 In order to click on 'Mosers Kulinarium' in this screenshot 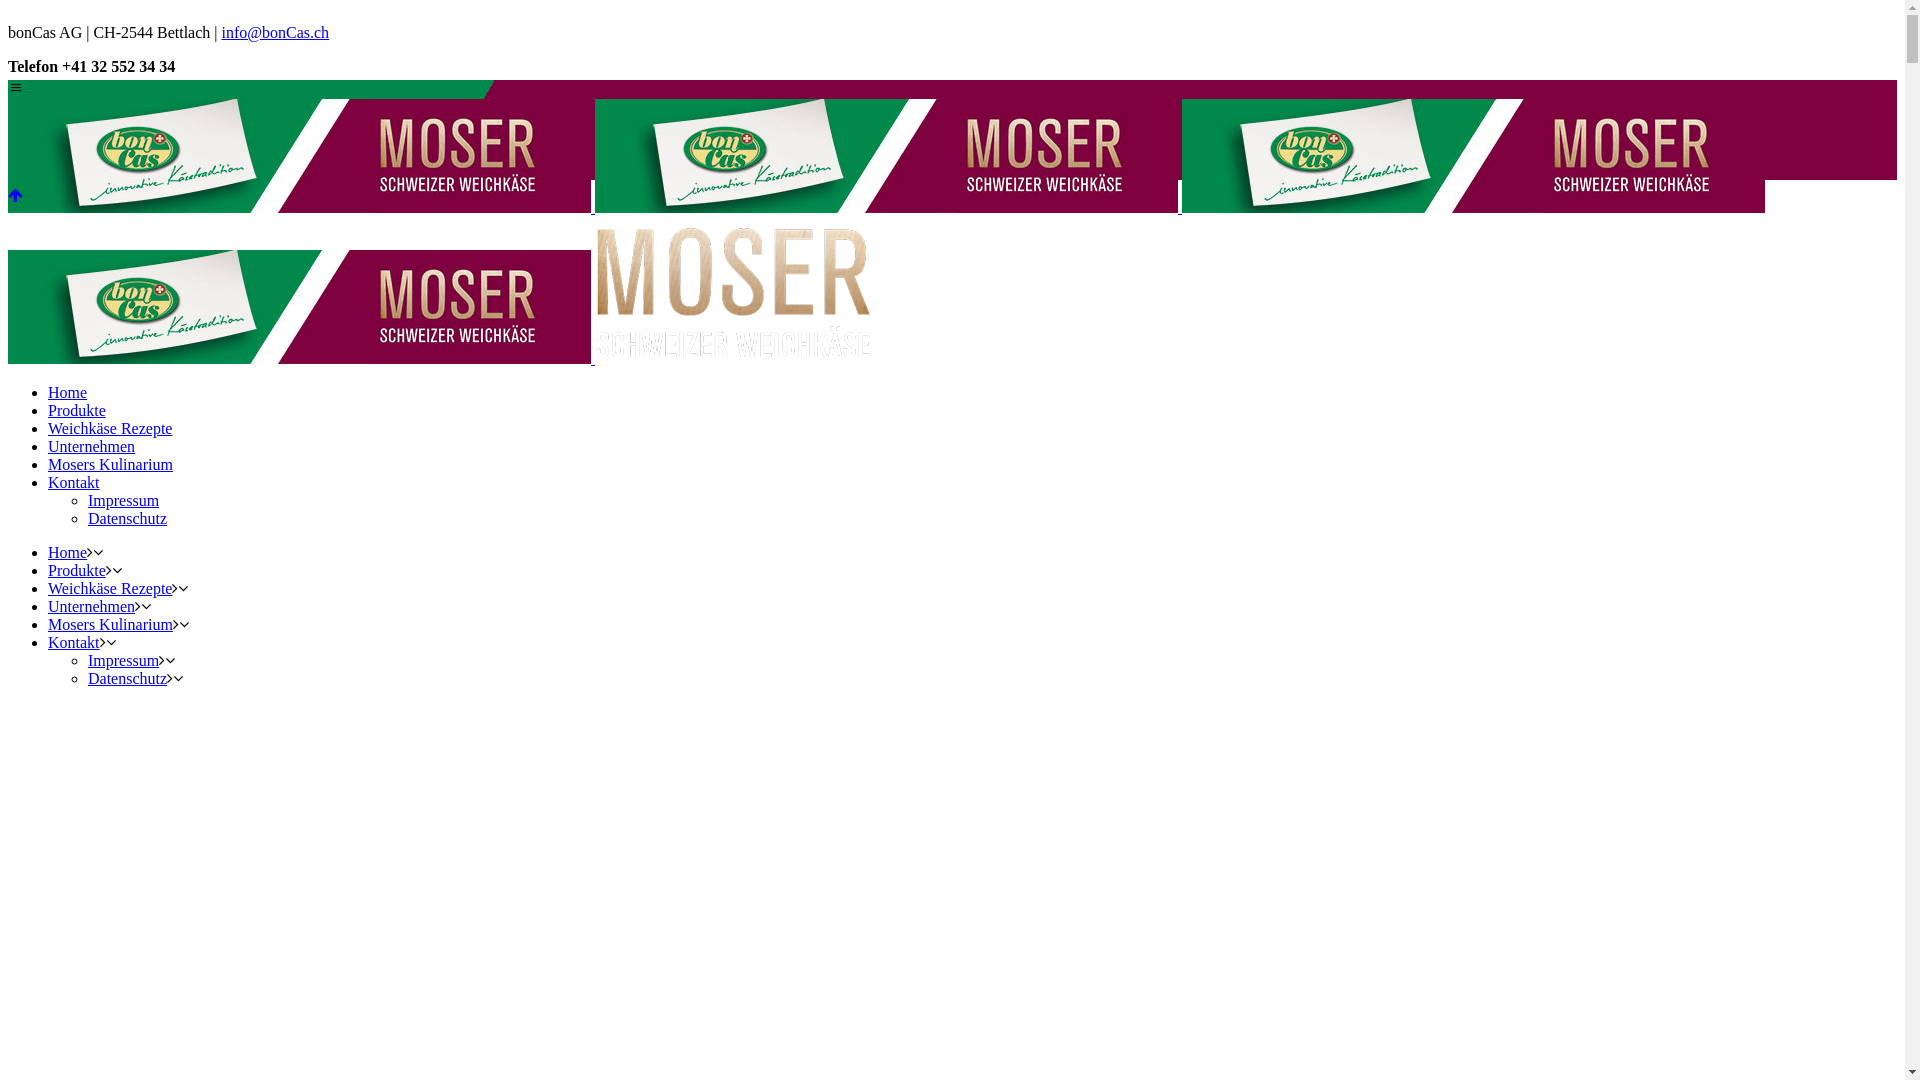, I will do `click(109, 623)`.